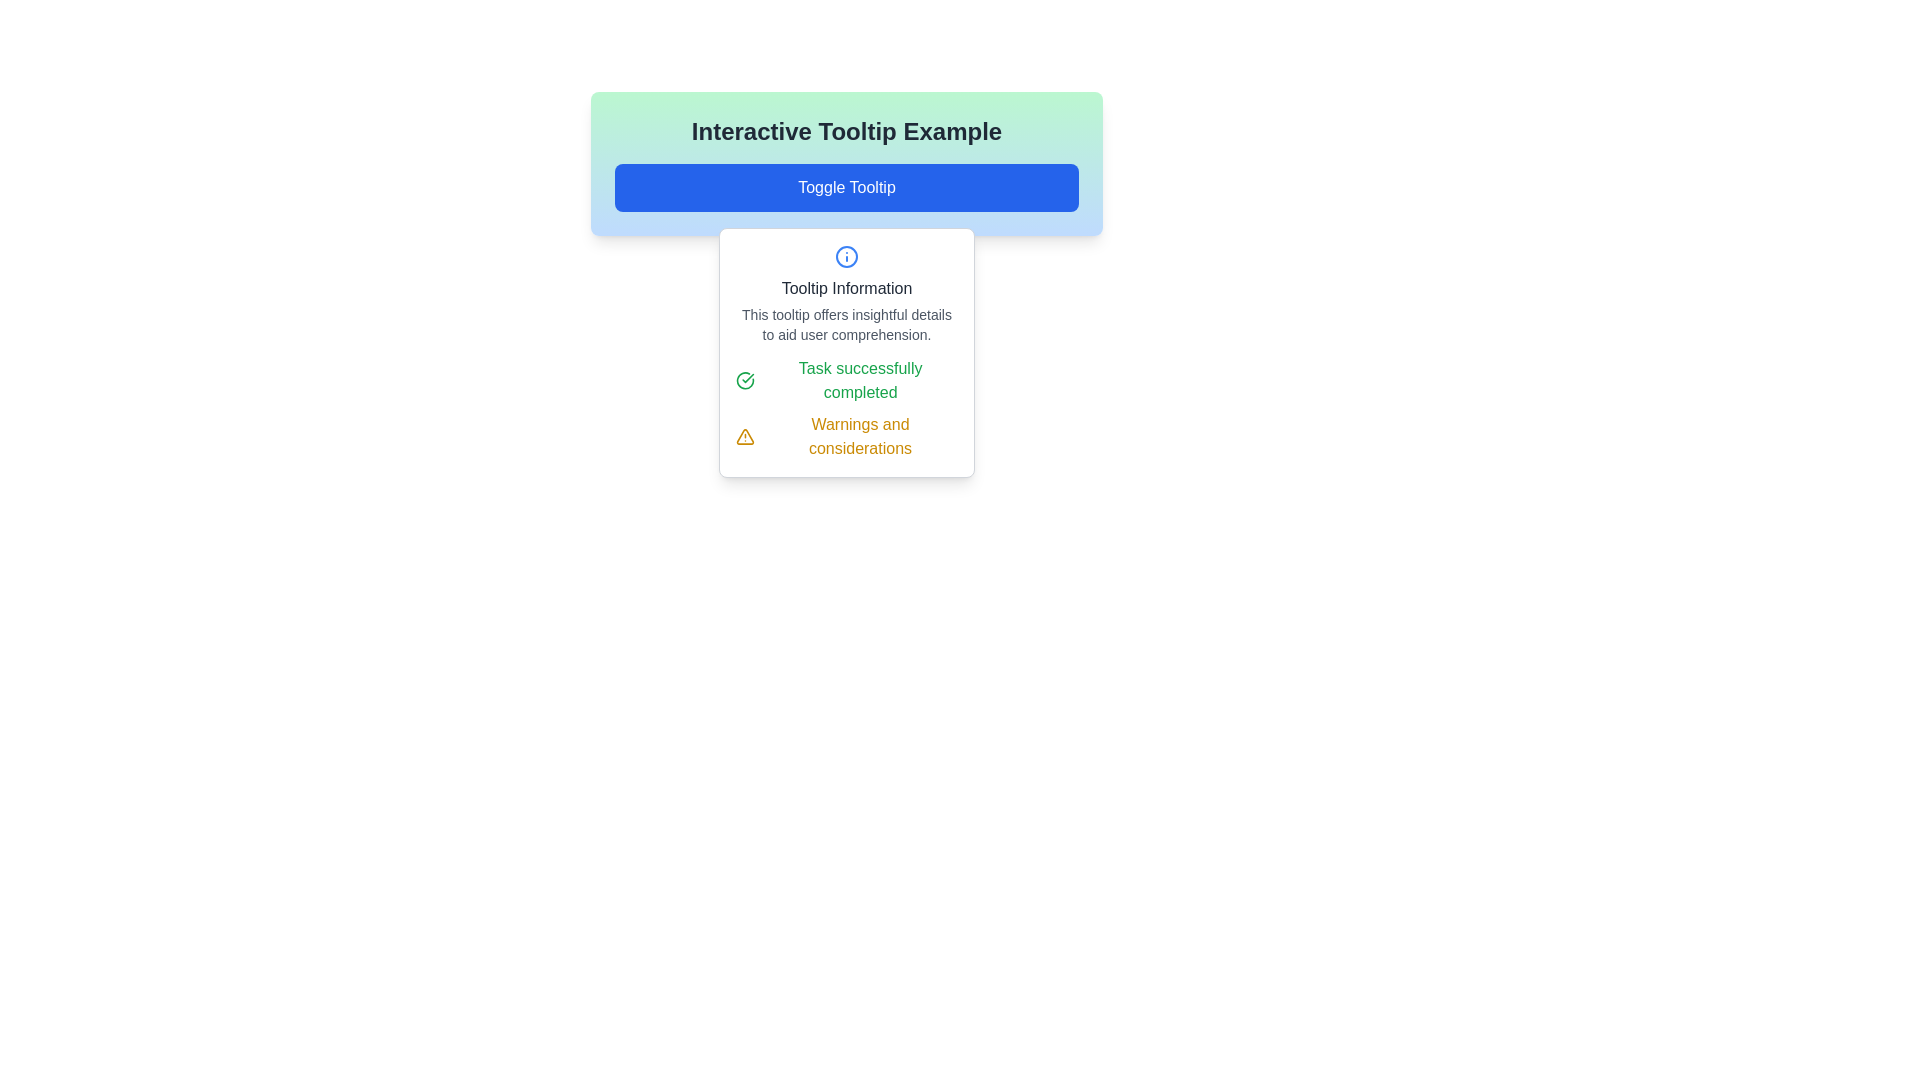  I want to click on the Icon (Circle with Checkmark) located on the left side of the 'Task successfully completed' group in the 'Tooltip Information' section to indicate a successful task completion, so click(744, 381).